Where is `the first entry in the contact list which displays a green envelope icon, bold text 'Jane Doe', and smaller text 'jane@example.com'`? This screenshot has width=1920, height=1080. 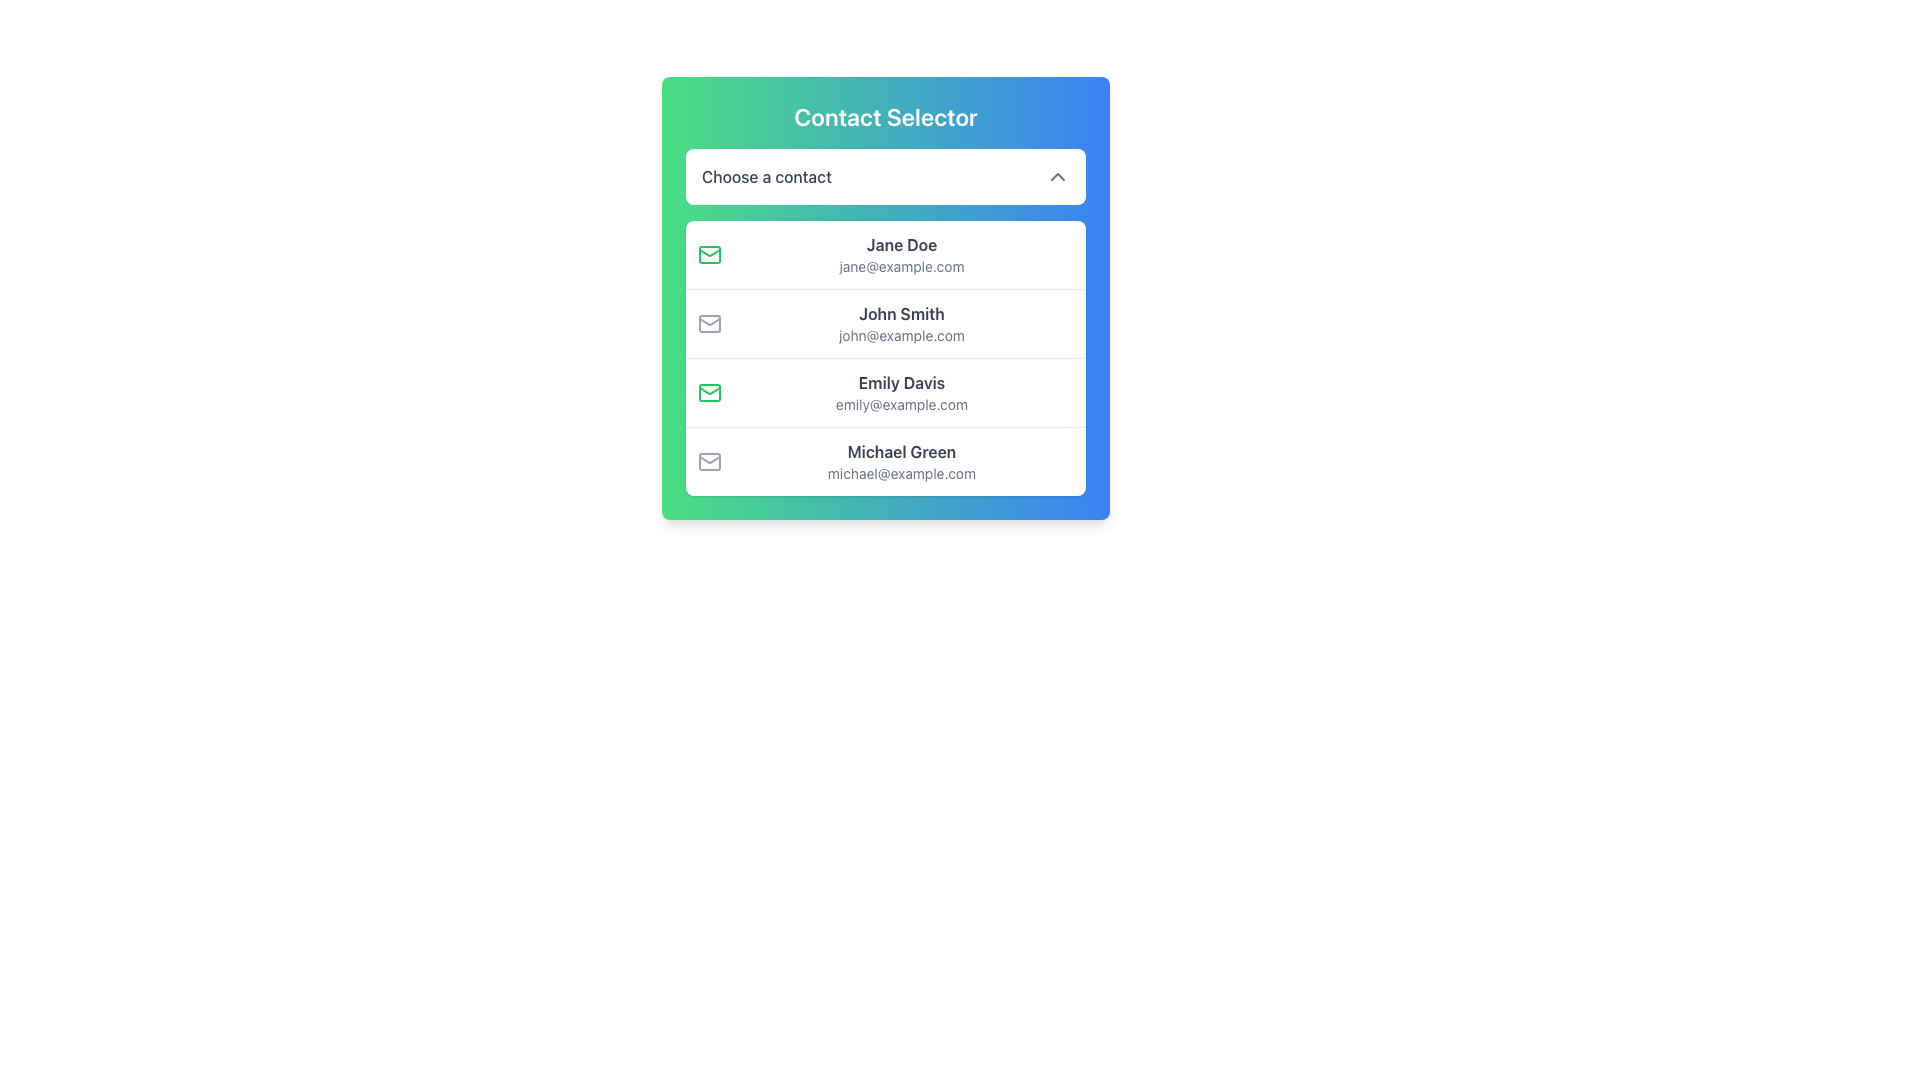 the first entry in the contact list which displays a green envelope icon, bold text 'Jane Doe', and smaller text 'jane@example.com' is located at coordinates (885, 253).